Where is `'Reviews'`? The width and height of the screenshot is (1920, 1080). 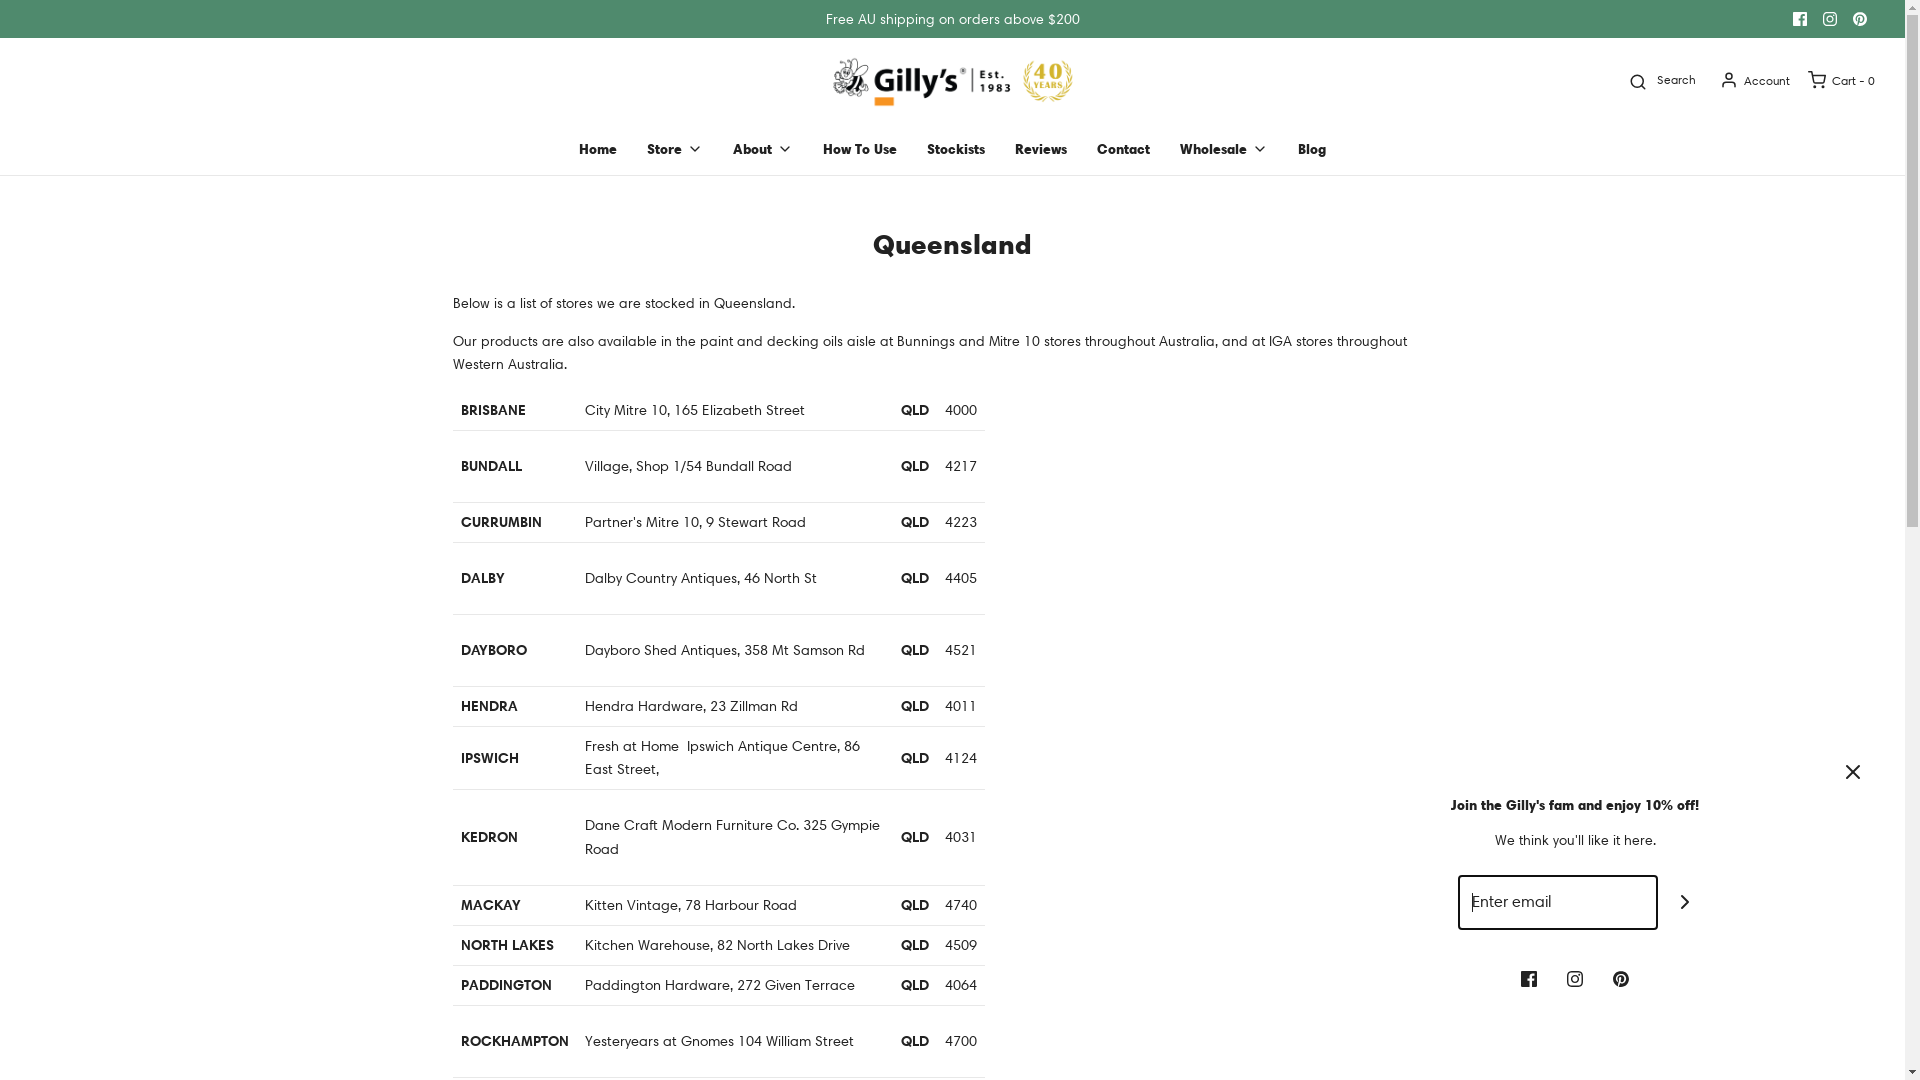 'Reviews' is located at coordinates (1040, 148).